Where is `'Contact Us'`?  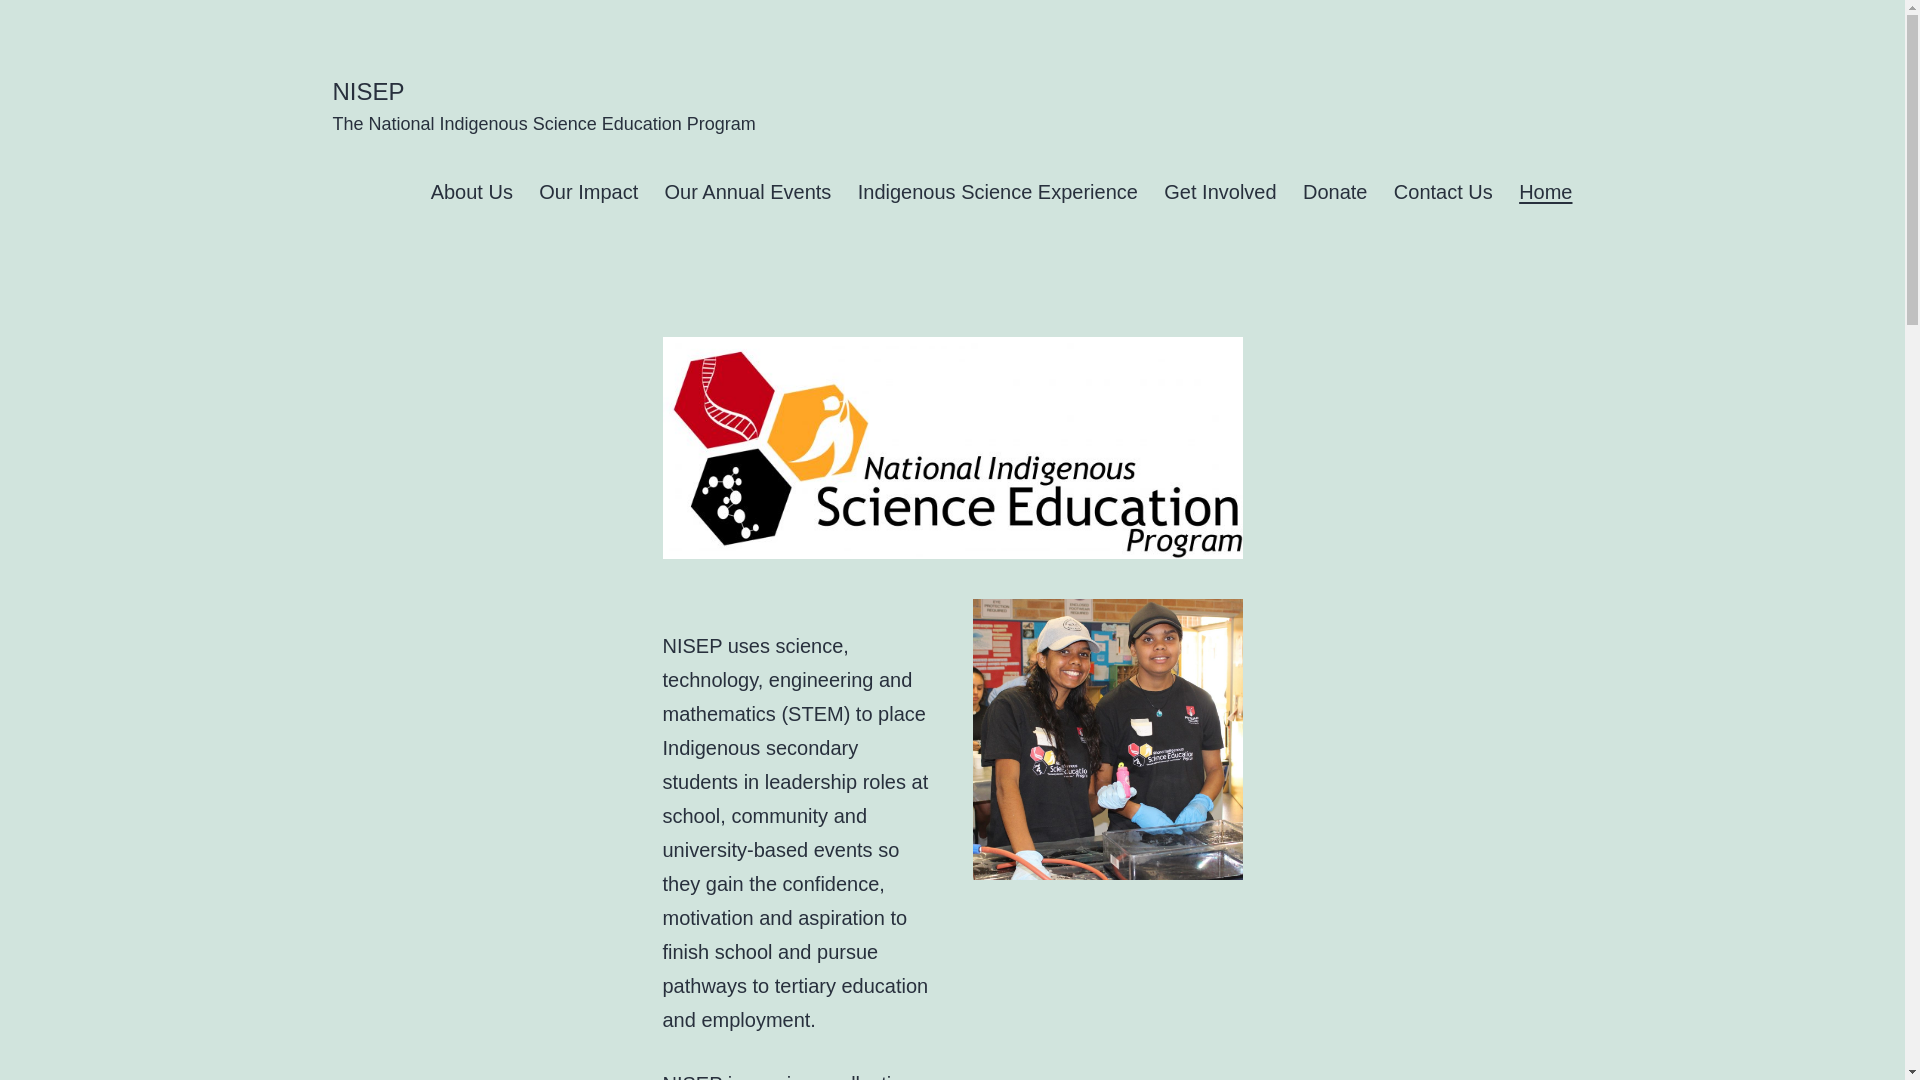 'Contact Us' is located at coordinates (1443, 191).